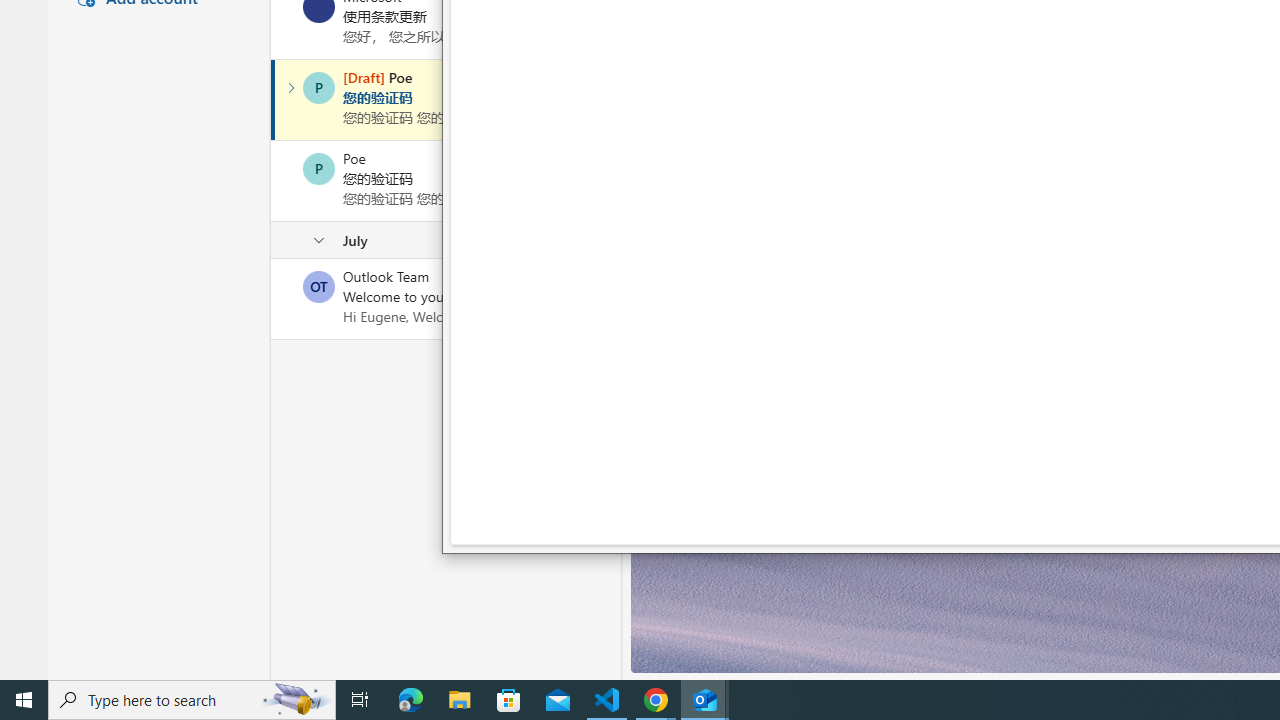 The height and width of the screenshot is (720, 1280). What do you see at coordinates (410, 698) in the screenshot?
I see `'Microsoft Edge'` at bounding box center [410, 698].